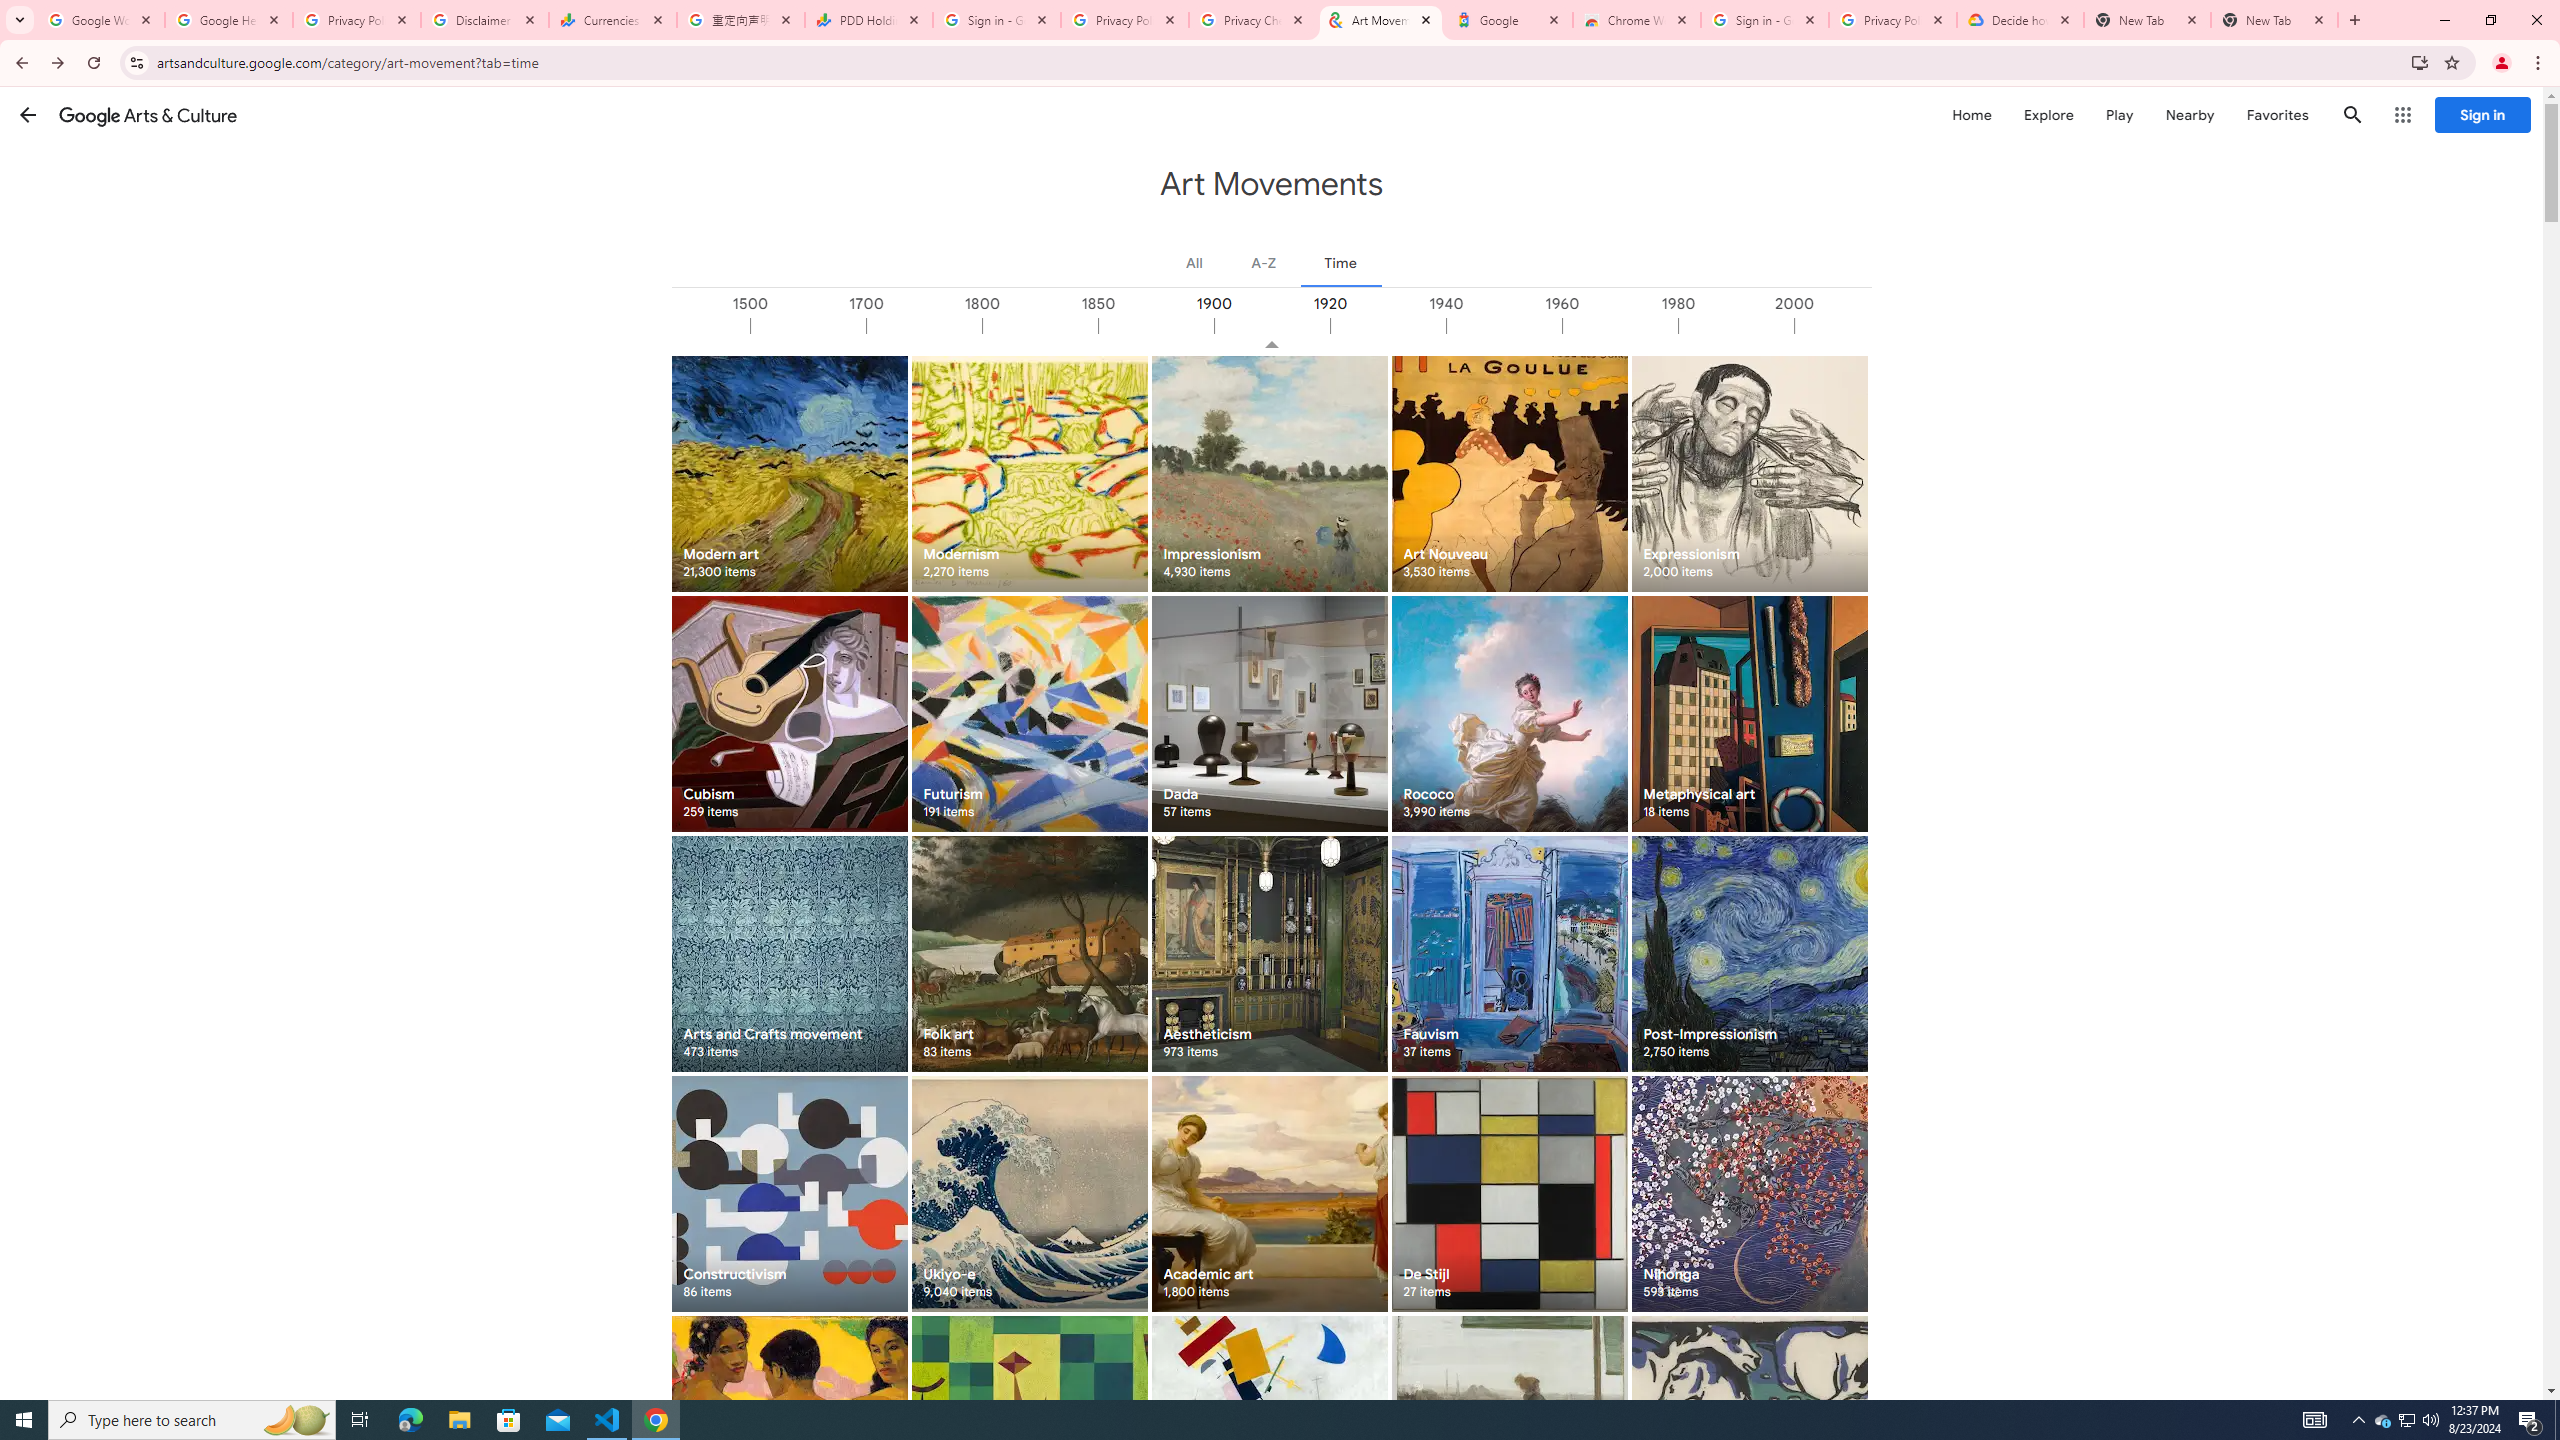  I want to click on 'Play', so click(2119, 114).